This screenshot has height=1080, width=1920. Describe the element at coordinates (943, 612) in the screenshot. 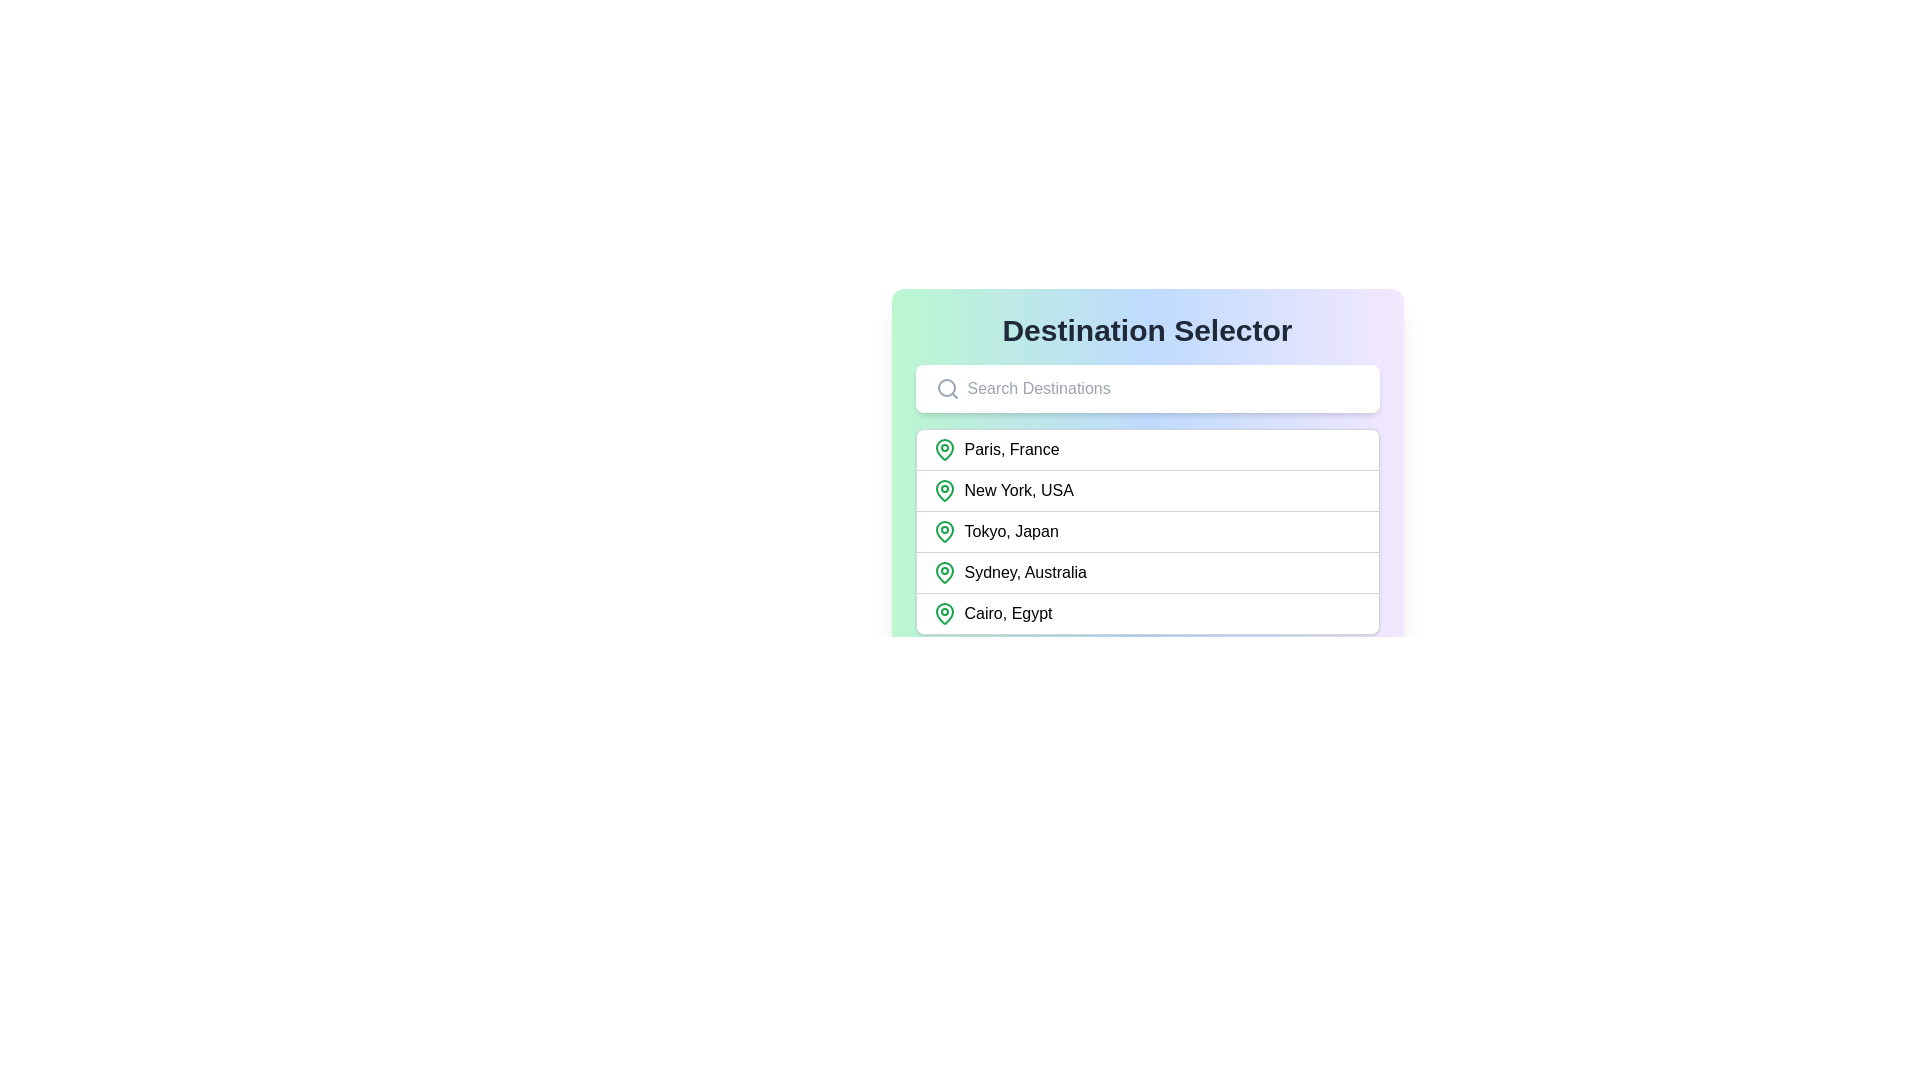

I see `the location marker icon positioned to the left of the text 'Cairo, Egypt'` at that location.